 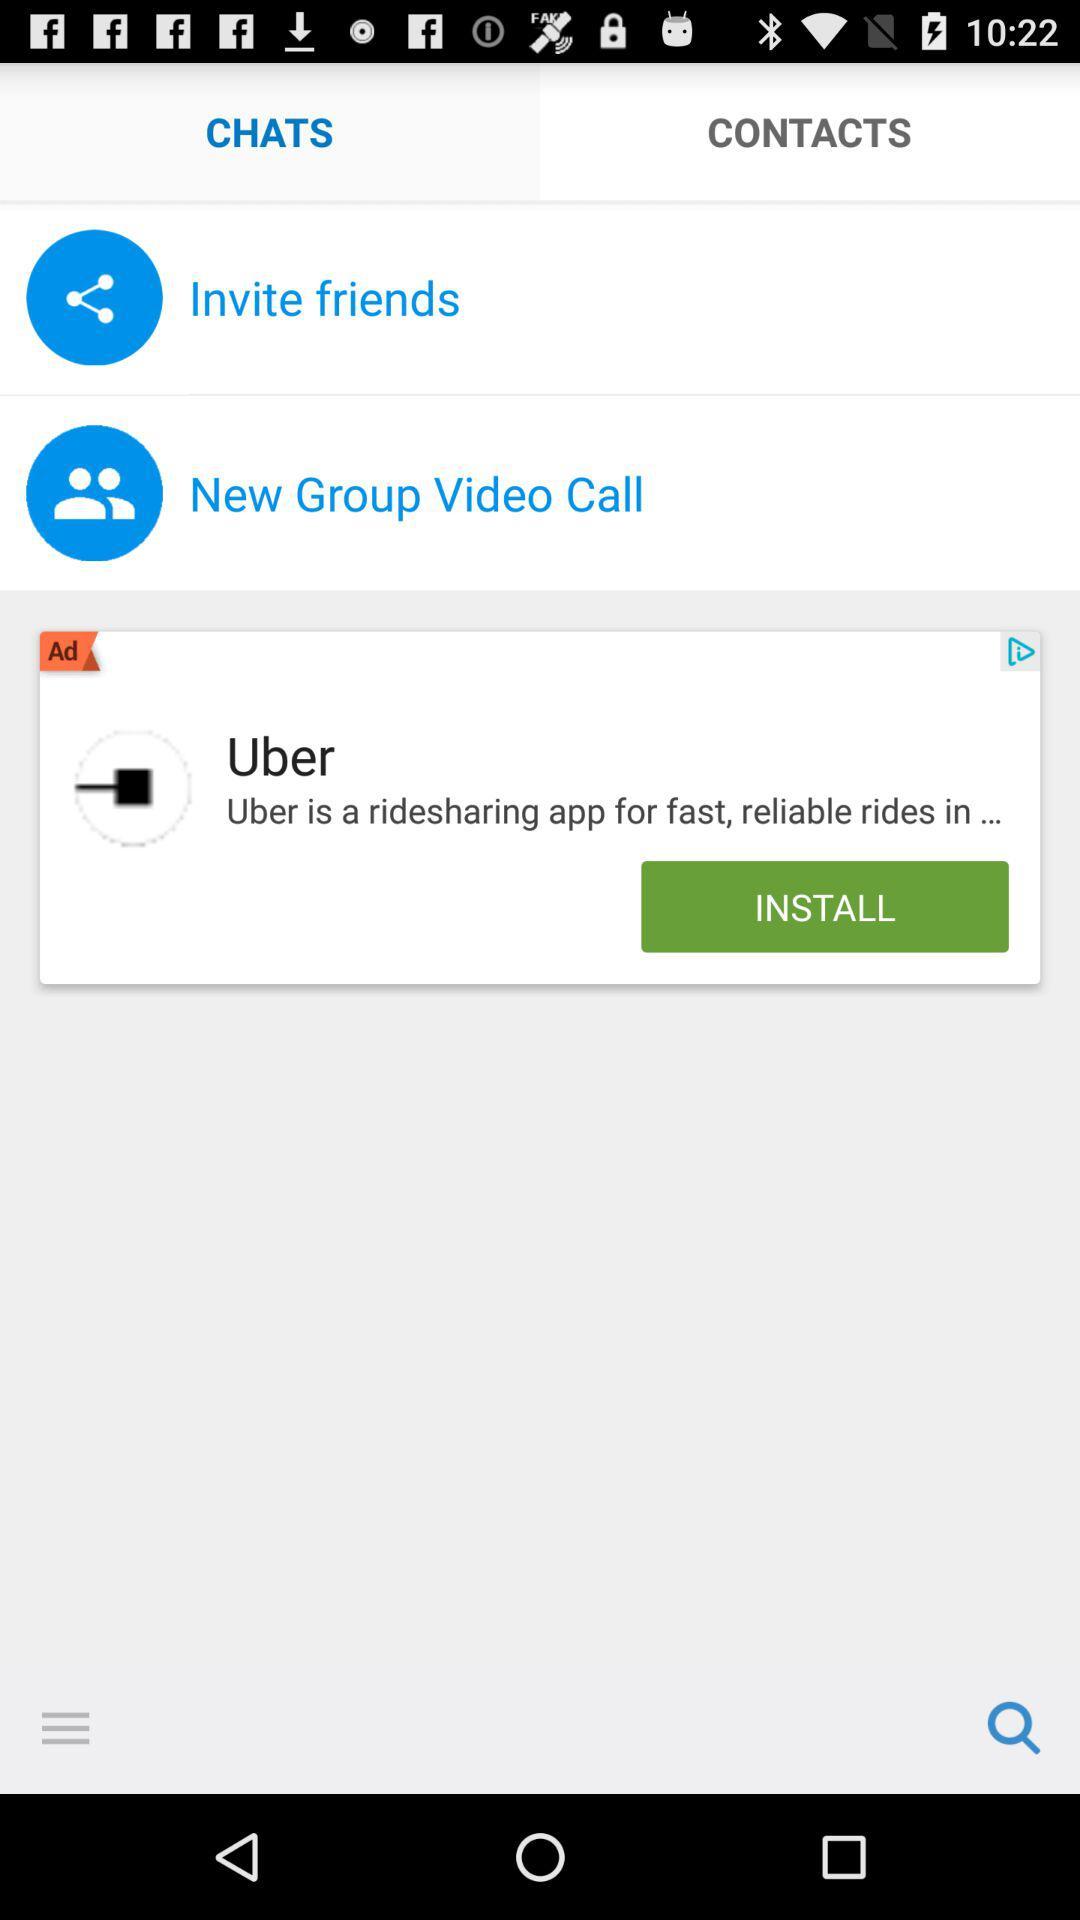 I want to click on the invite friends icon, so click(x=634, y=296).